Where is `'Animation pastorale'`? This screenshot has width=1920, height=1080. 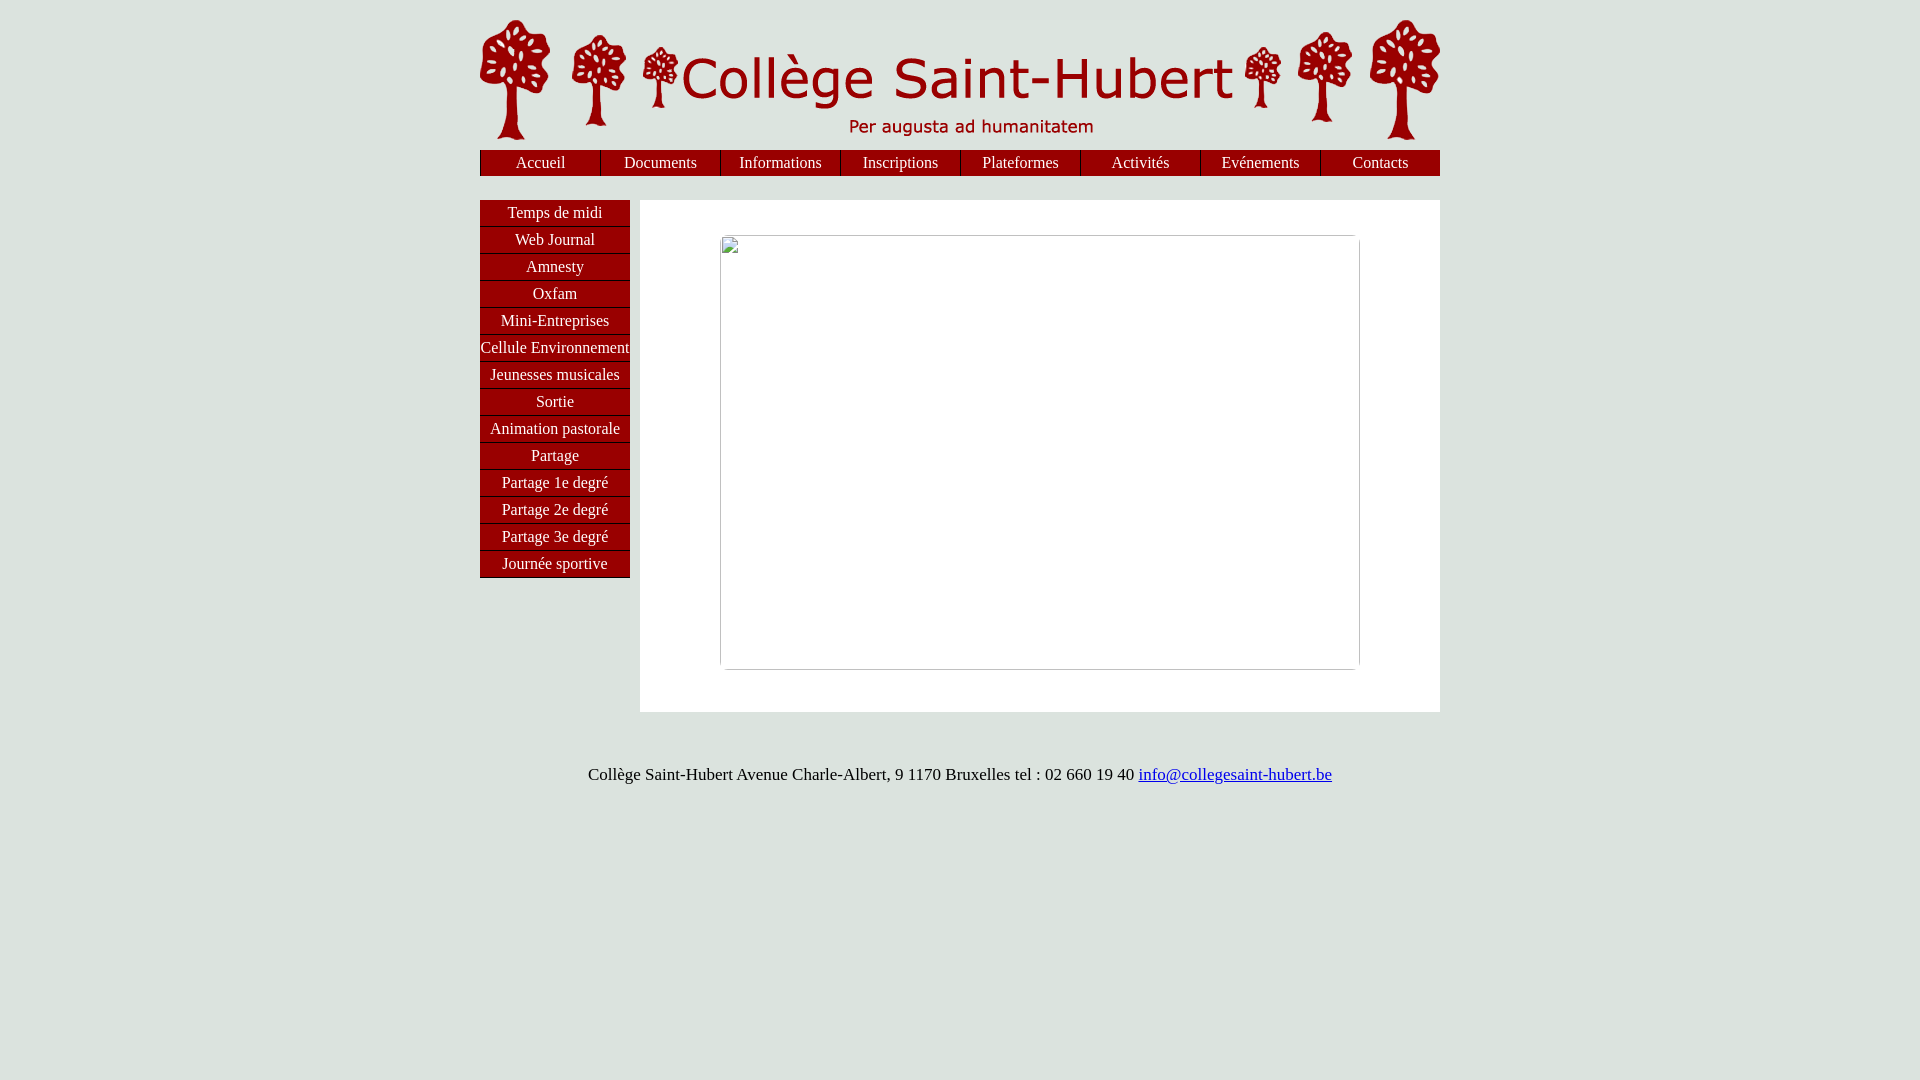
'Animation pastorale' is located at coordinates (555, 427).